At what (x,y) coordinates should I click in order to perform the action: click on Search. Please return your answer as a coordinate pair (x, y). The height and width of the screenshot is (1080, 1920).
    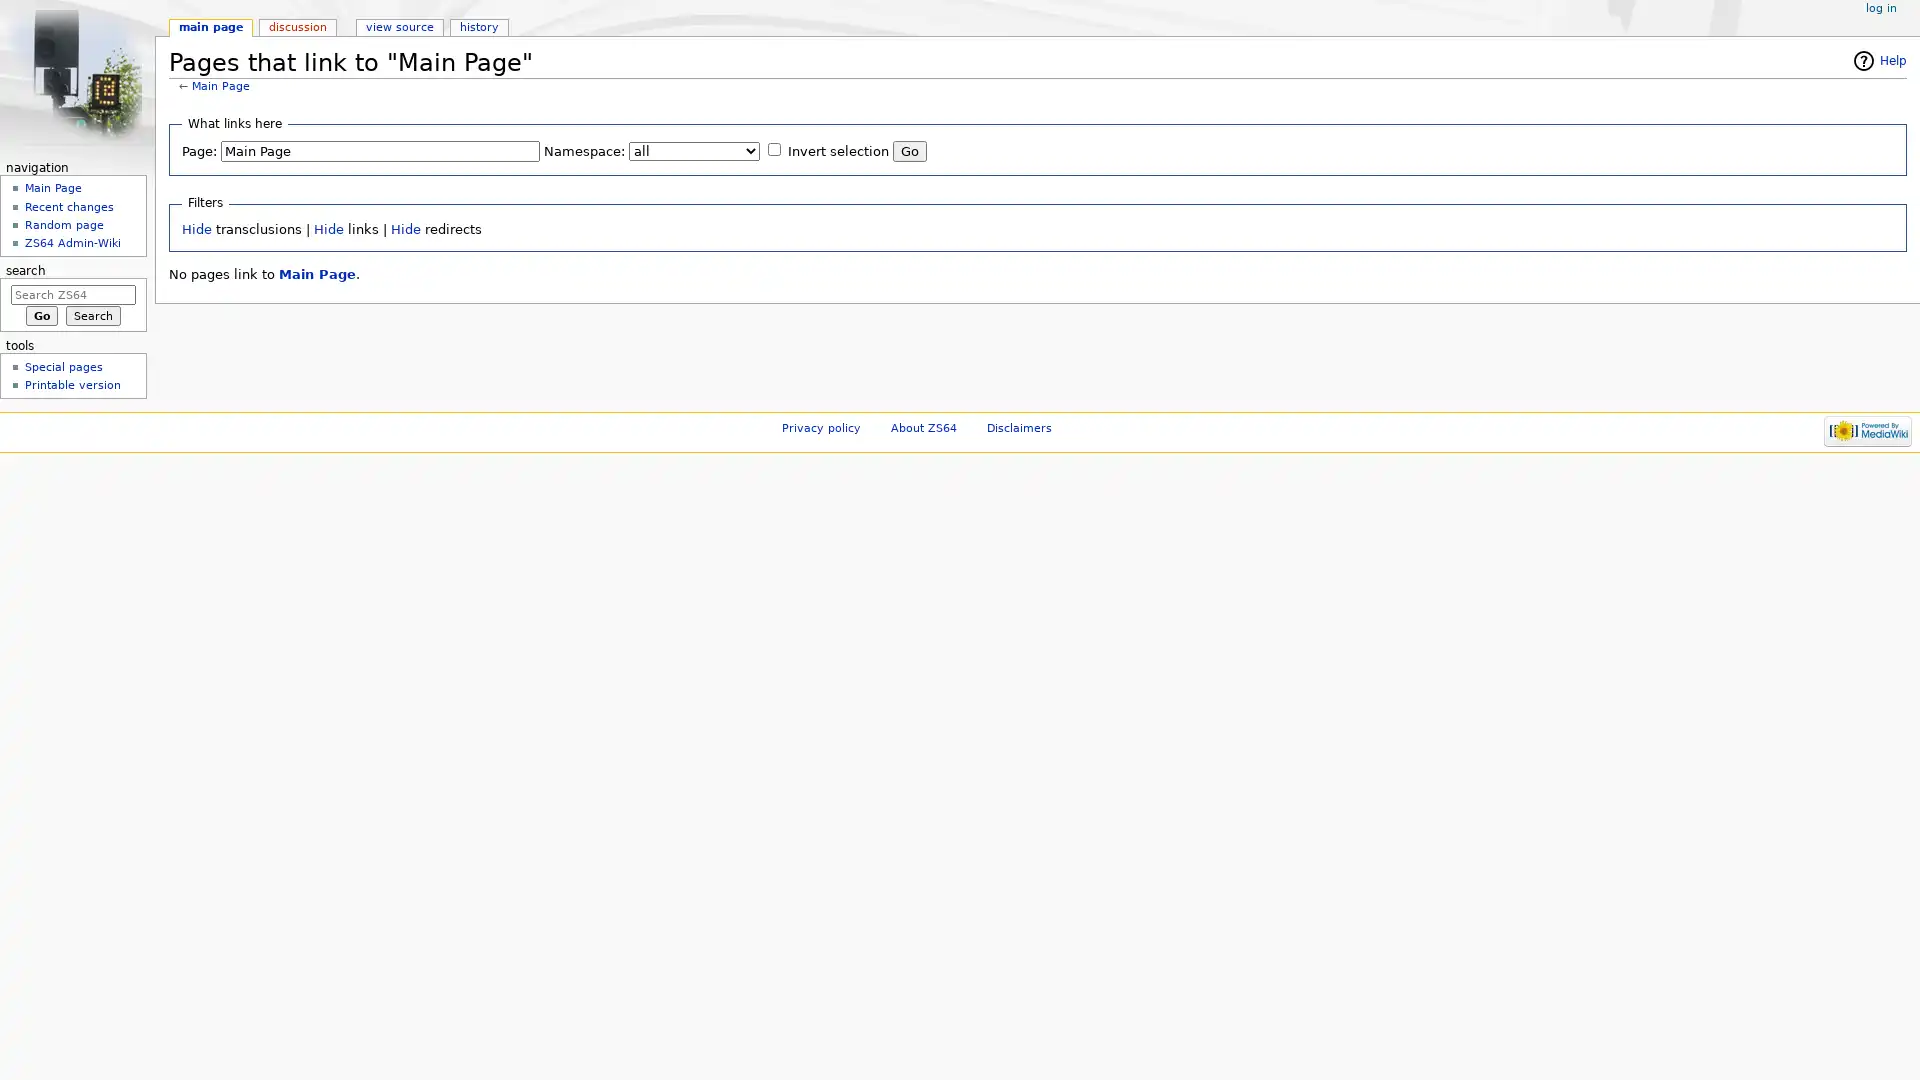
    Looking at the image, I should click on (92, 315).